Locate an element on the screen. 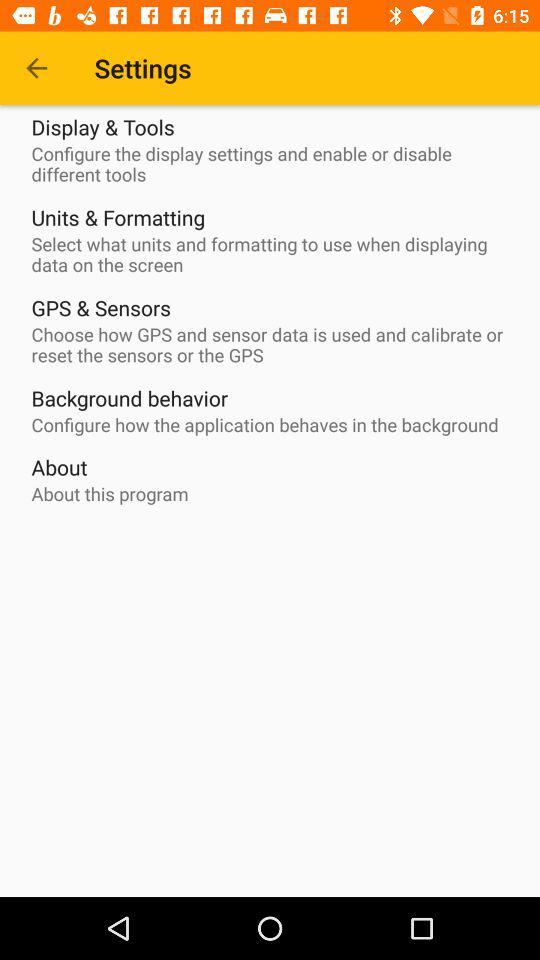  item below the gps & sensors icon is located at coordinates (274, 345).